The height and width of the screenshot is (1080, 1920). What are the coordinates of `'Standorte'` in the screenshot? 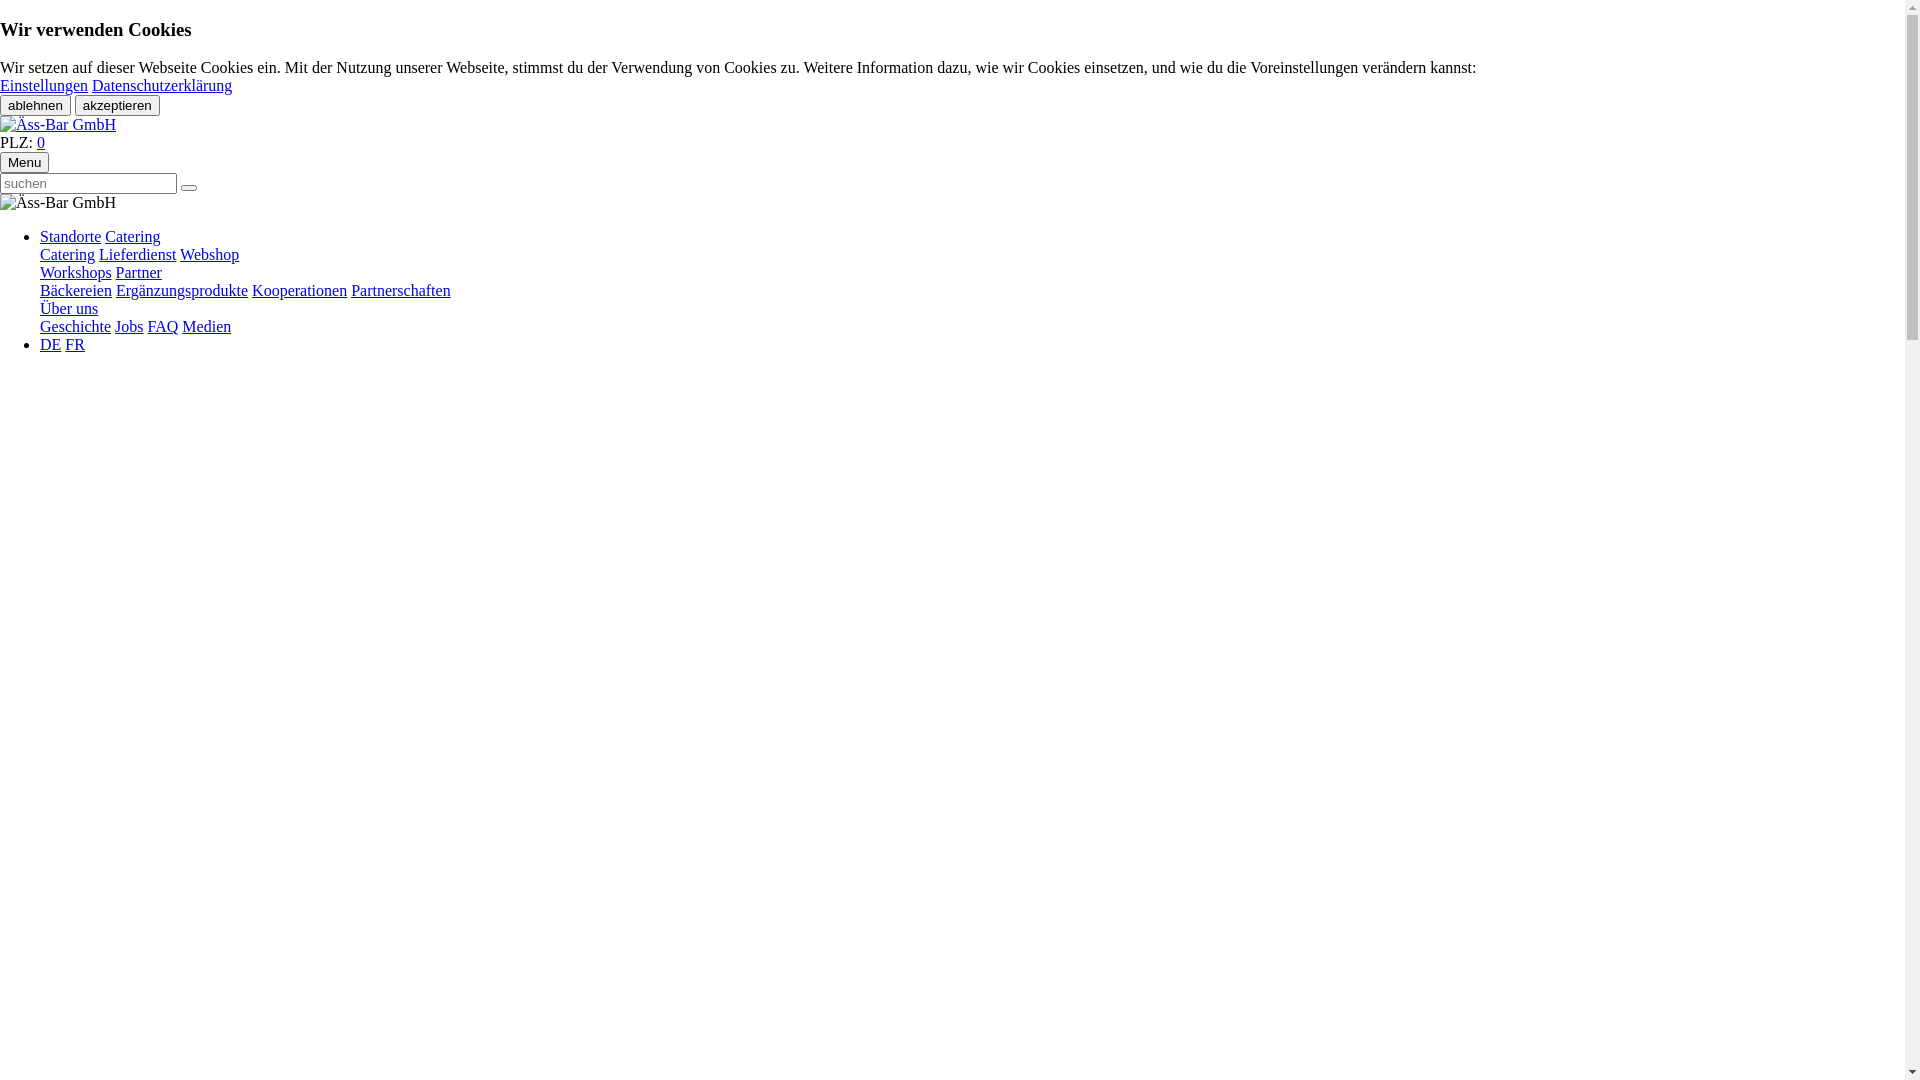 It's located at (70, 235).